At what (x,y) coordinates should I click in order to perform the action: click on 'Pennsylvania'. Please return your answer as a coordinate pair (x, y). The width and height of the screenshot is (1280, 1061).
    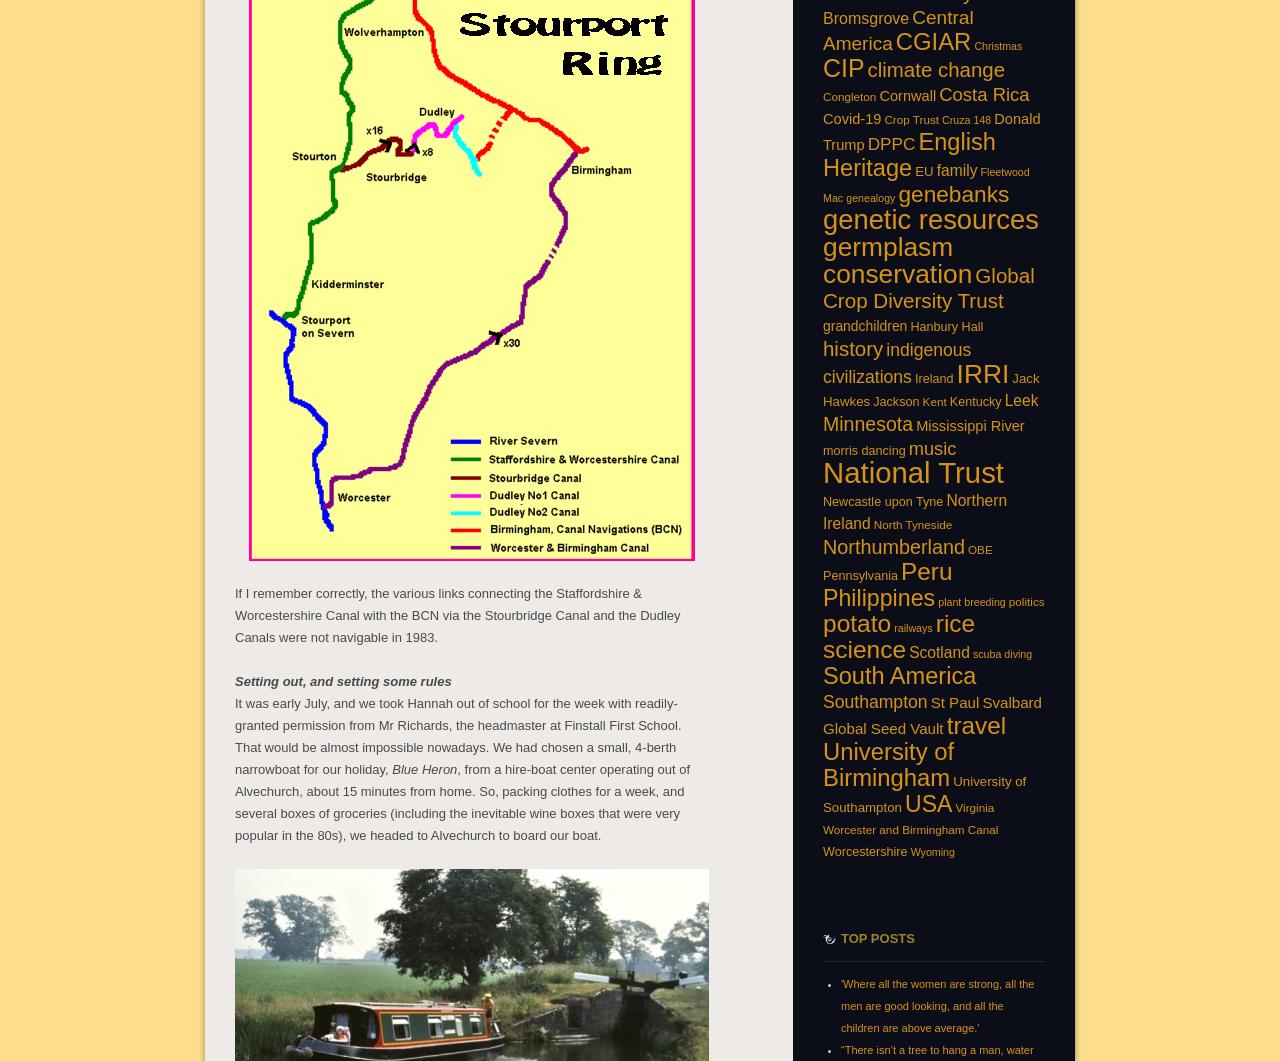
    Looking at the image, I should click on (823, 573).